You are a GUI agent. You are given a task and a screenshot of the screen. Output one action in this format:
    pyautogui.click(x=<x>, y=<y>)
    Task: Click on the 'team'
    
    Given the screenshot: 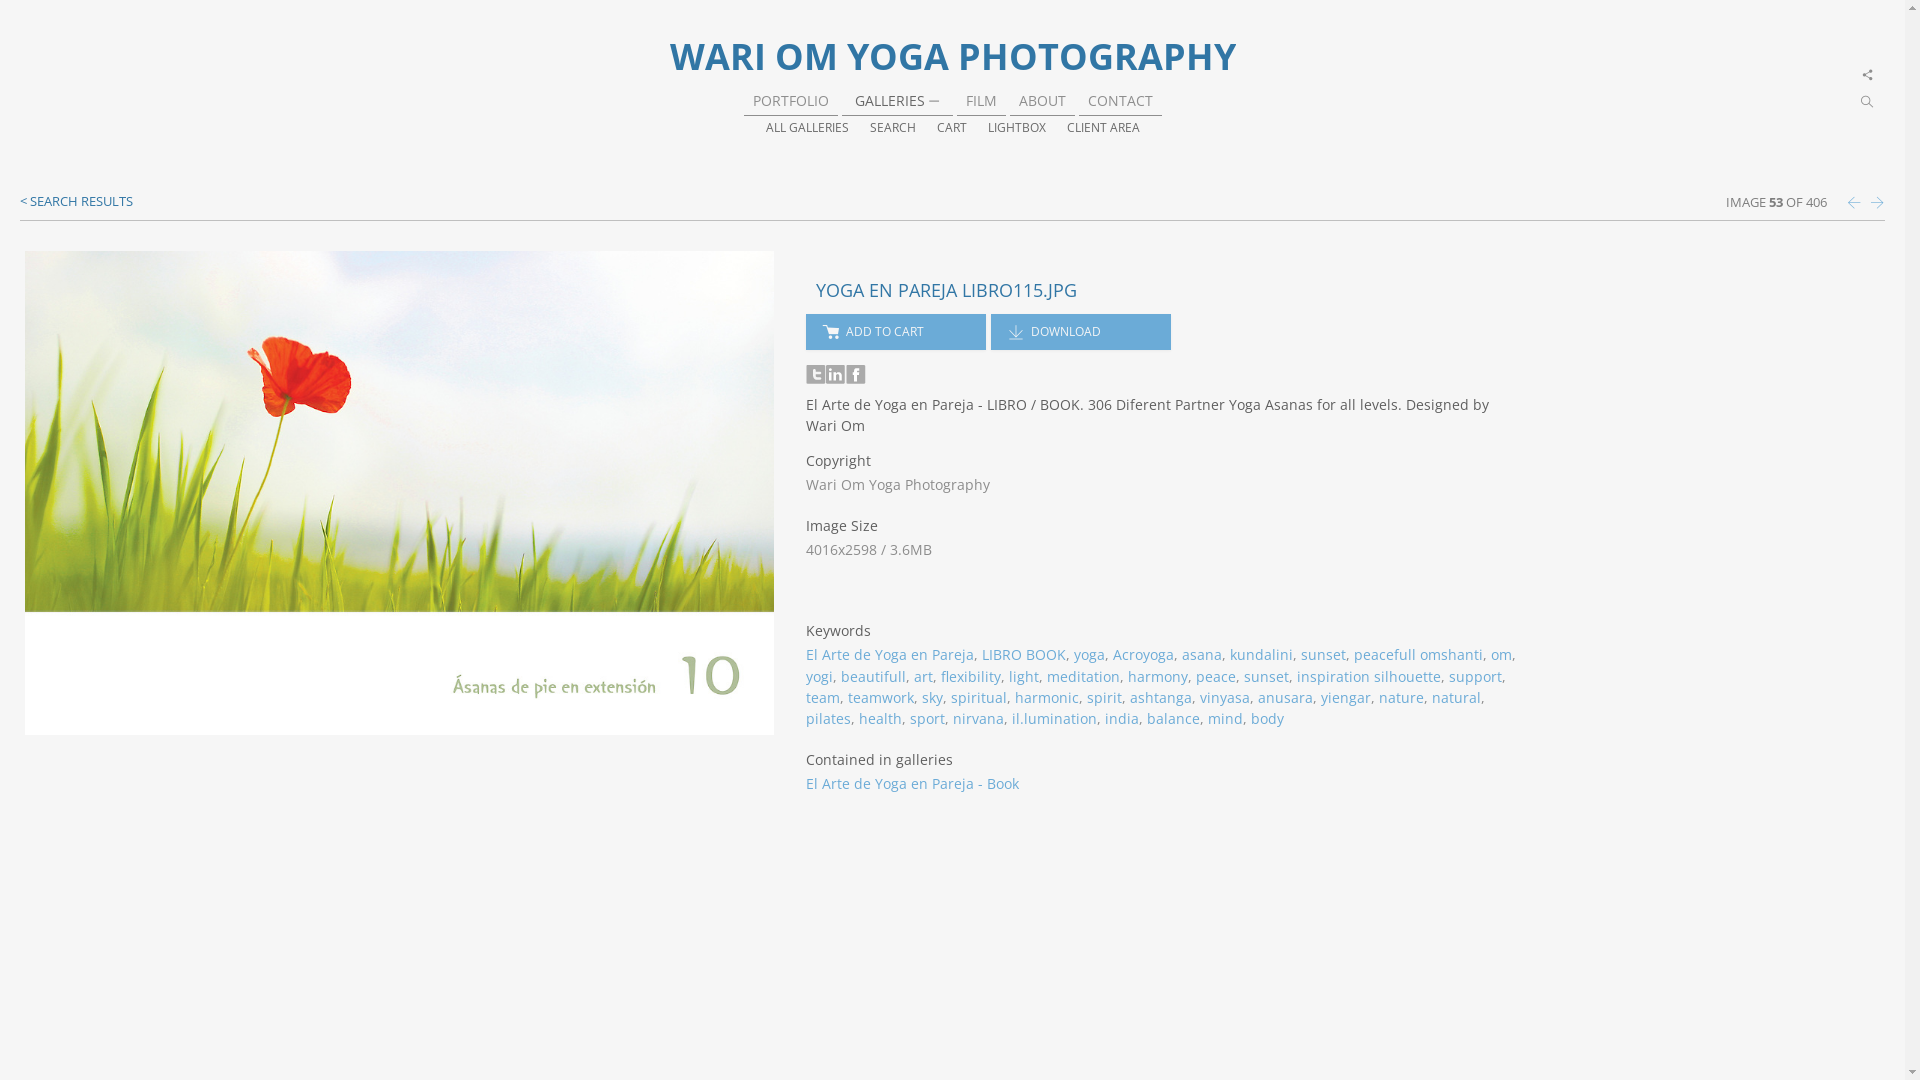 What is the action you would take?
    pyautogui.click(x=806, y=696)
    